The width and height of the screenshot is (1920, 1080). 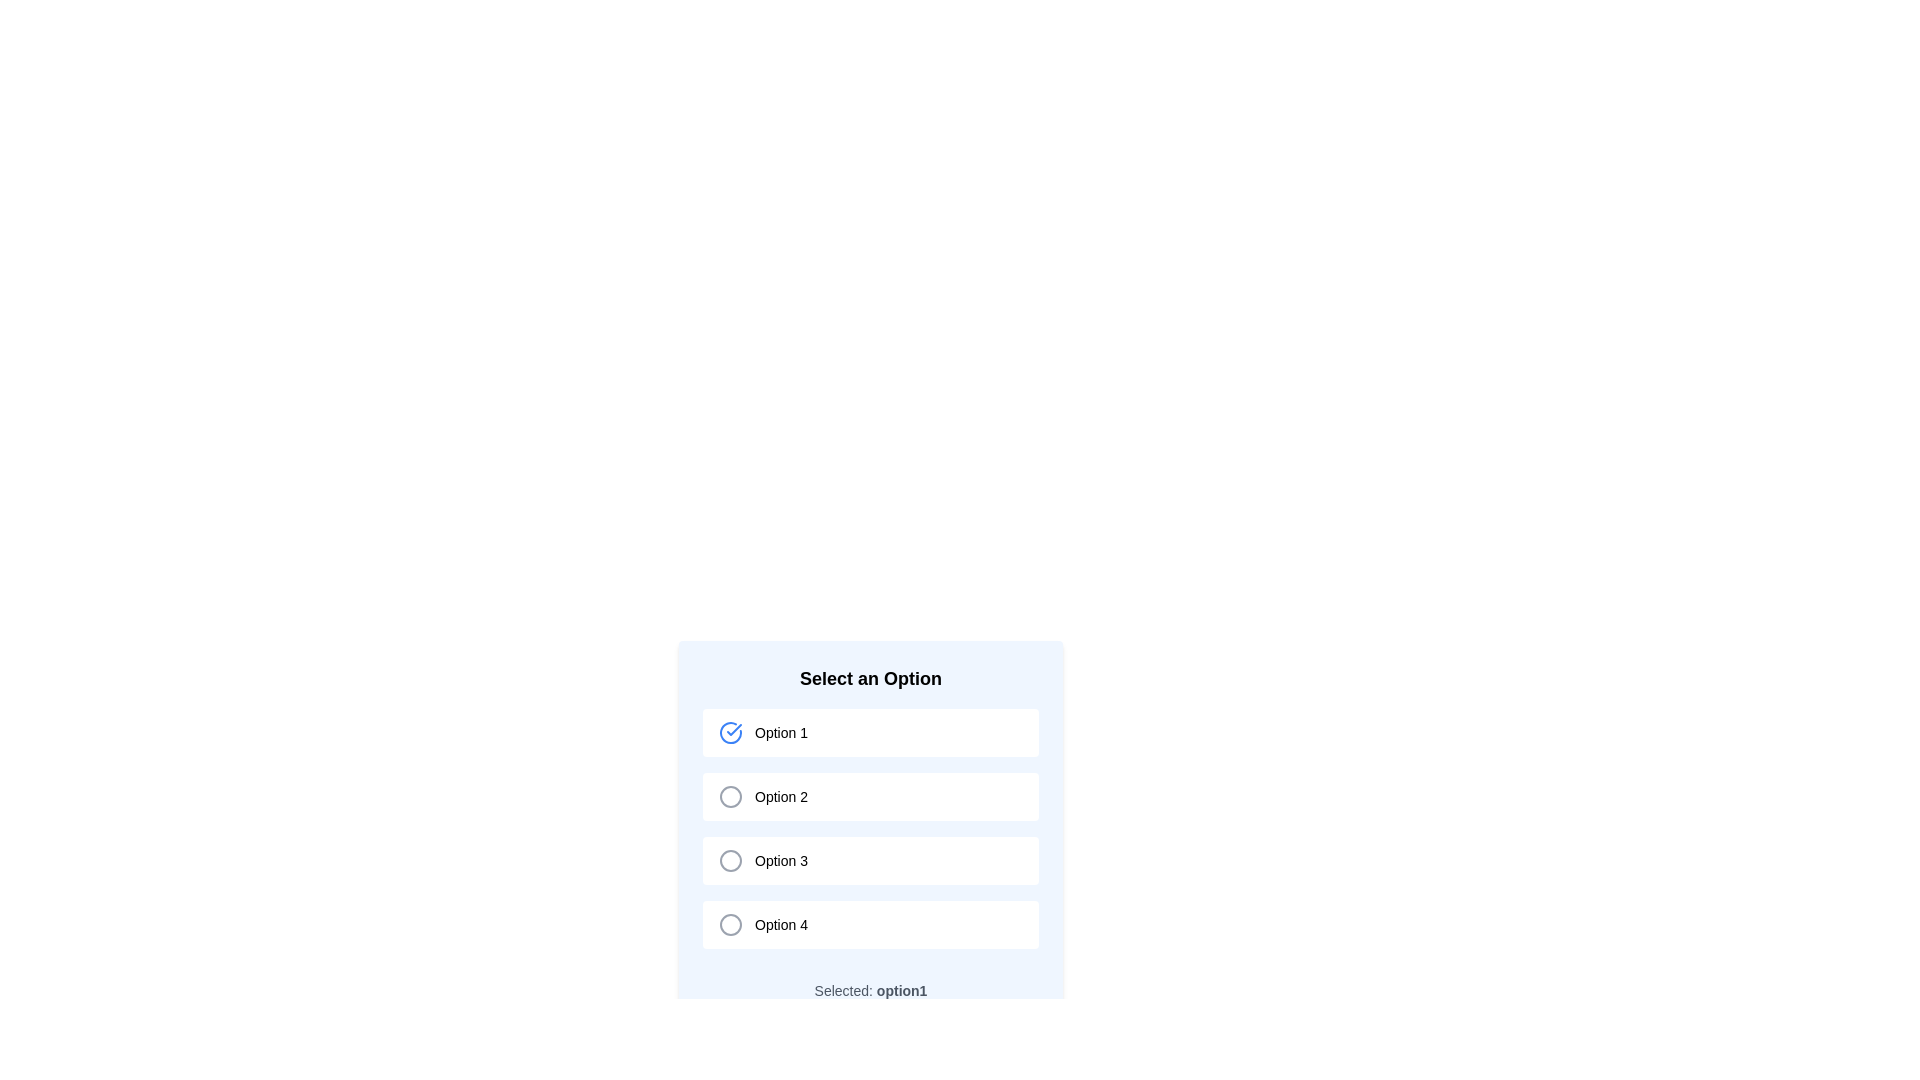 What do you see at coordinates (729, 796) in the screenshot?
I see `the unselected radio button located to the left of the text 'Option 2'` at bounding box center [729, 796].